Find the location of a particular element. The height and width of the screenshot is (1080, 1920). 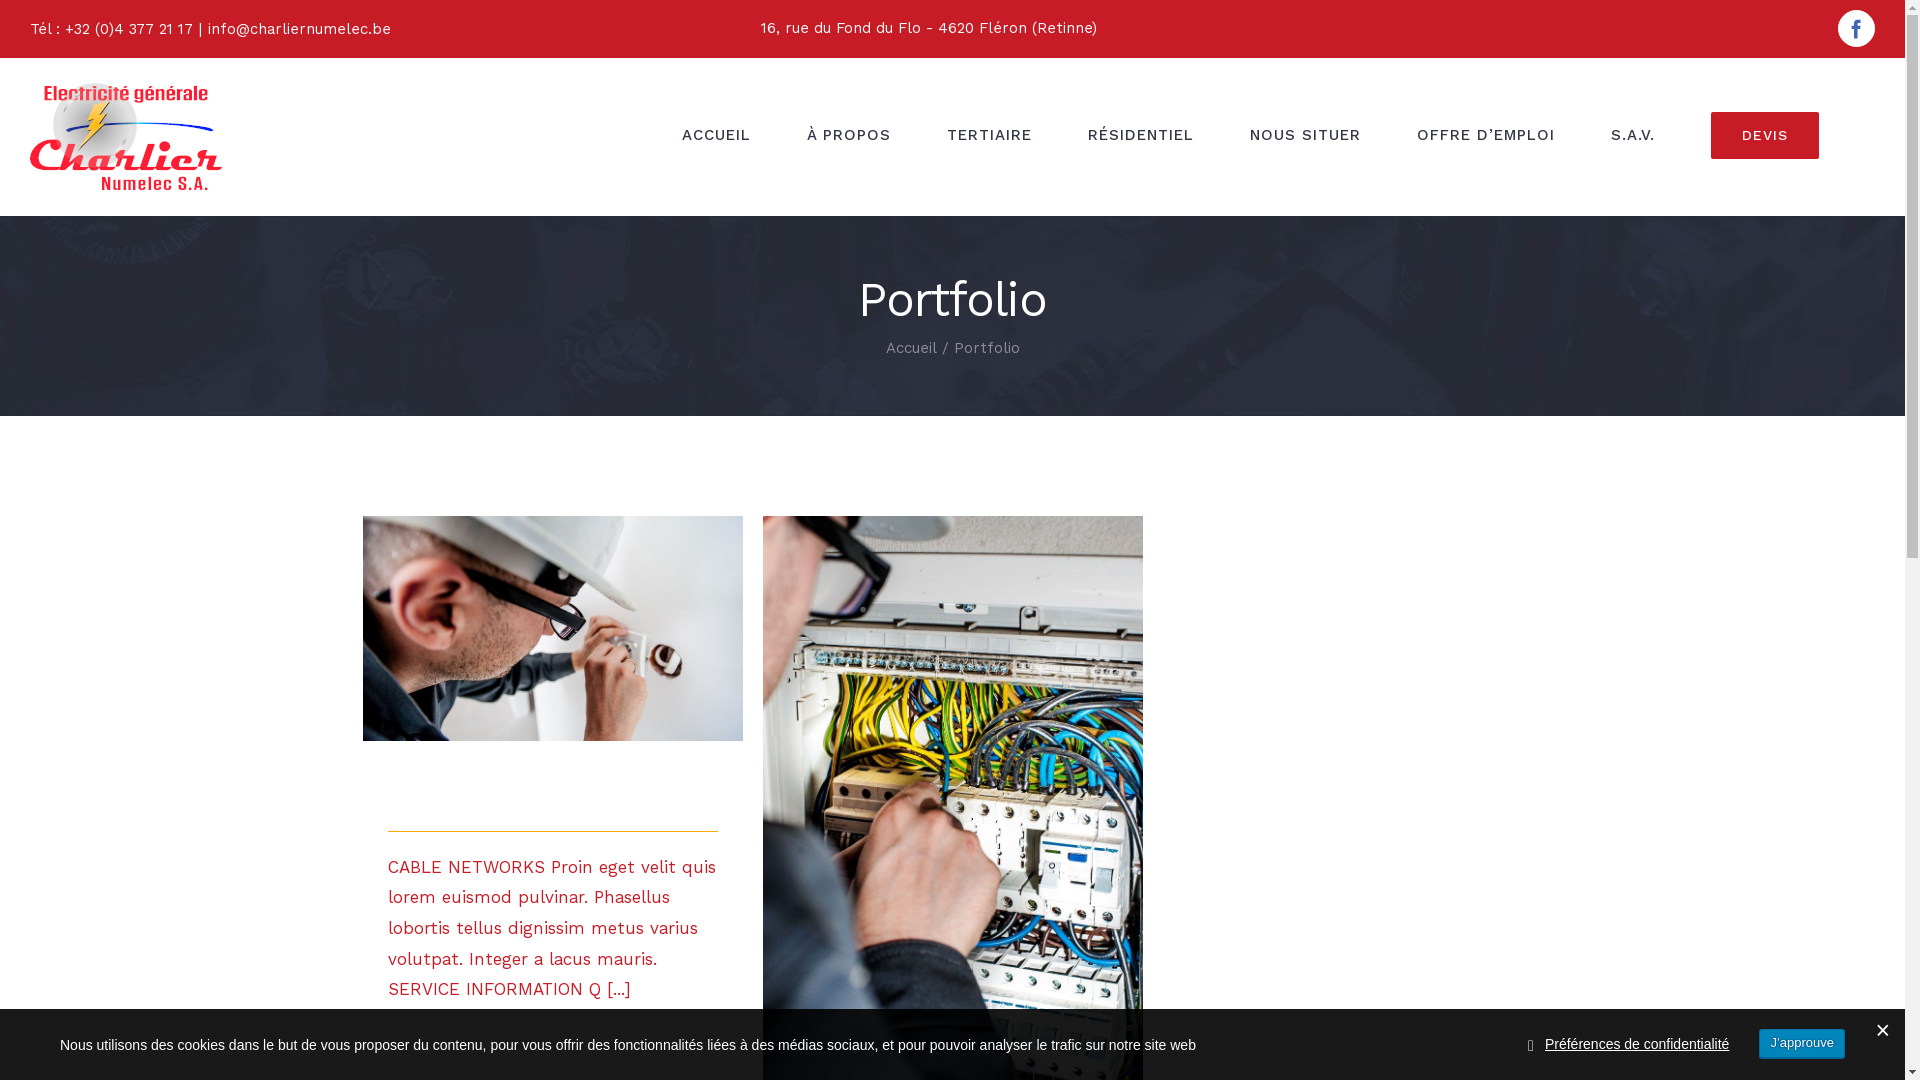

'Facebook' is located at coordinates (1855, 28).